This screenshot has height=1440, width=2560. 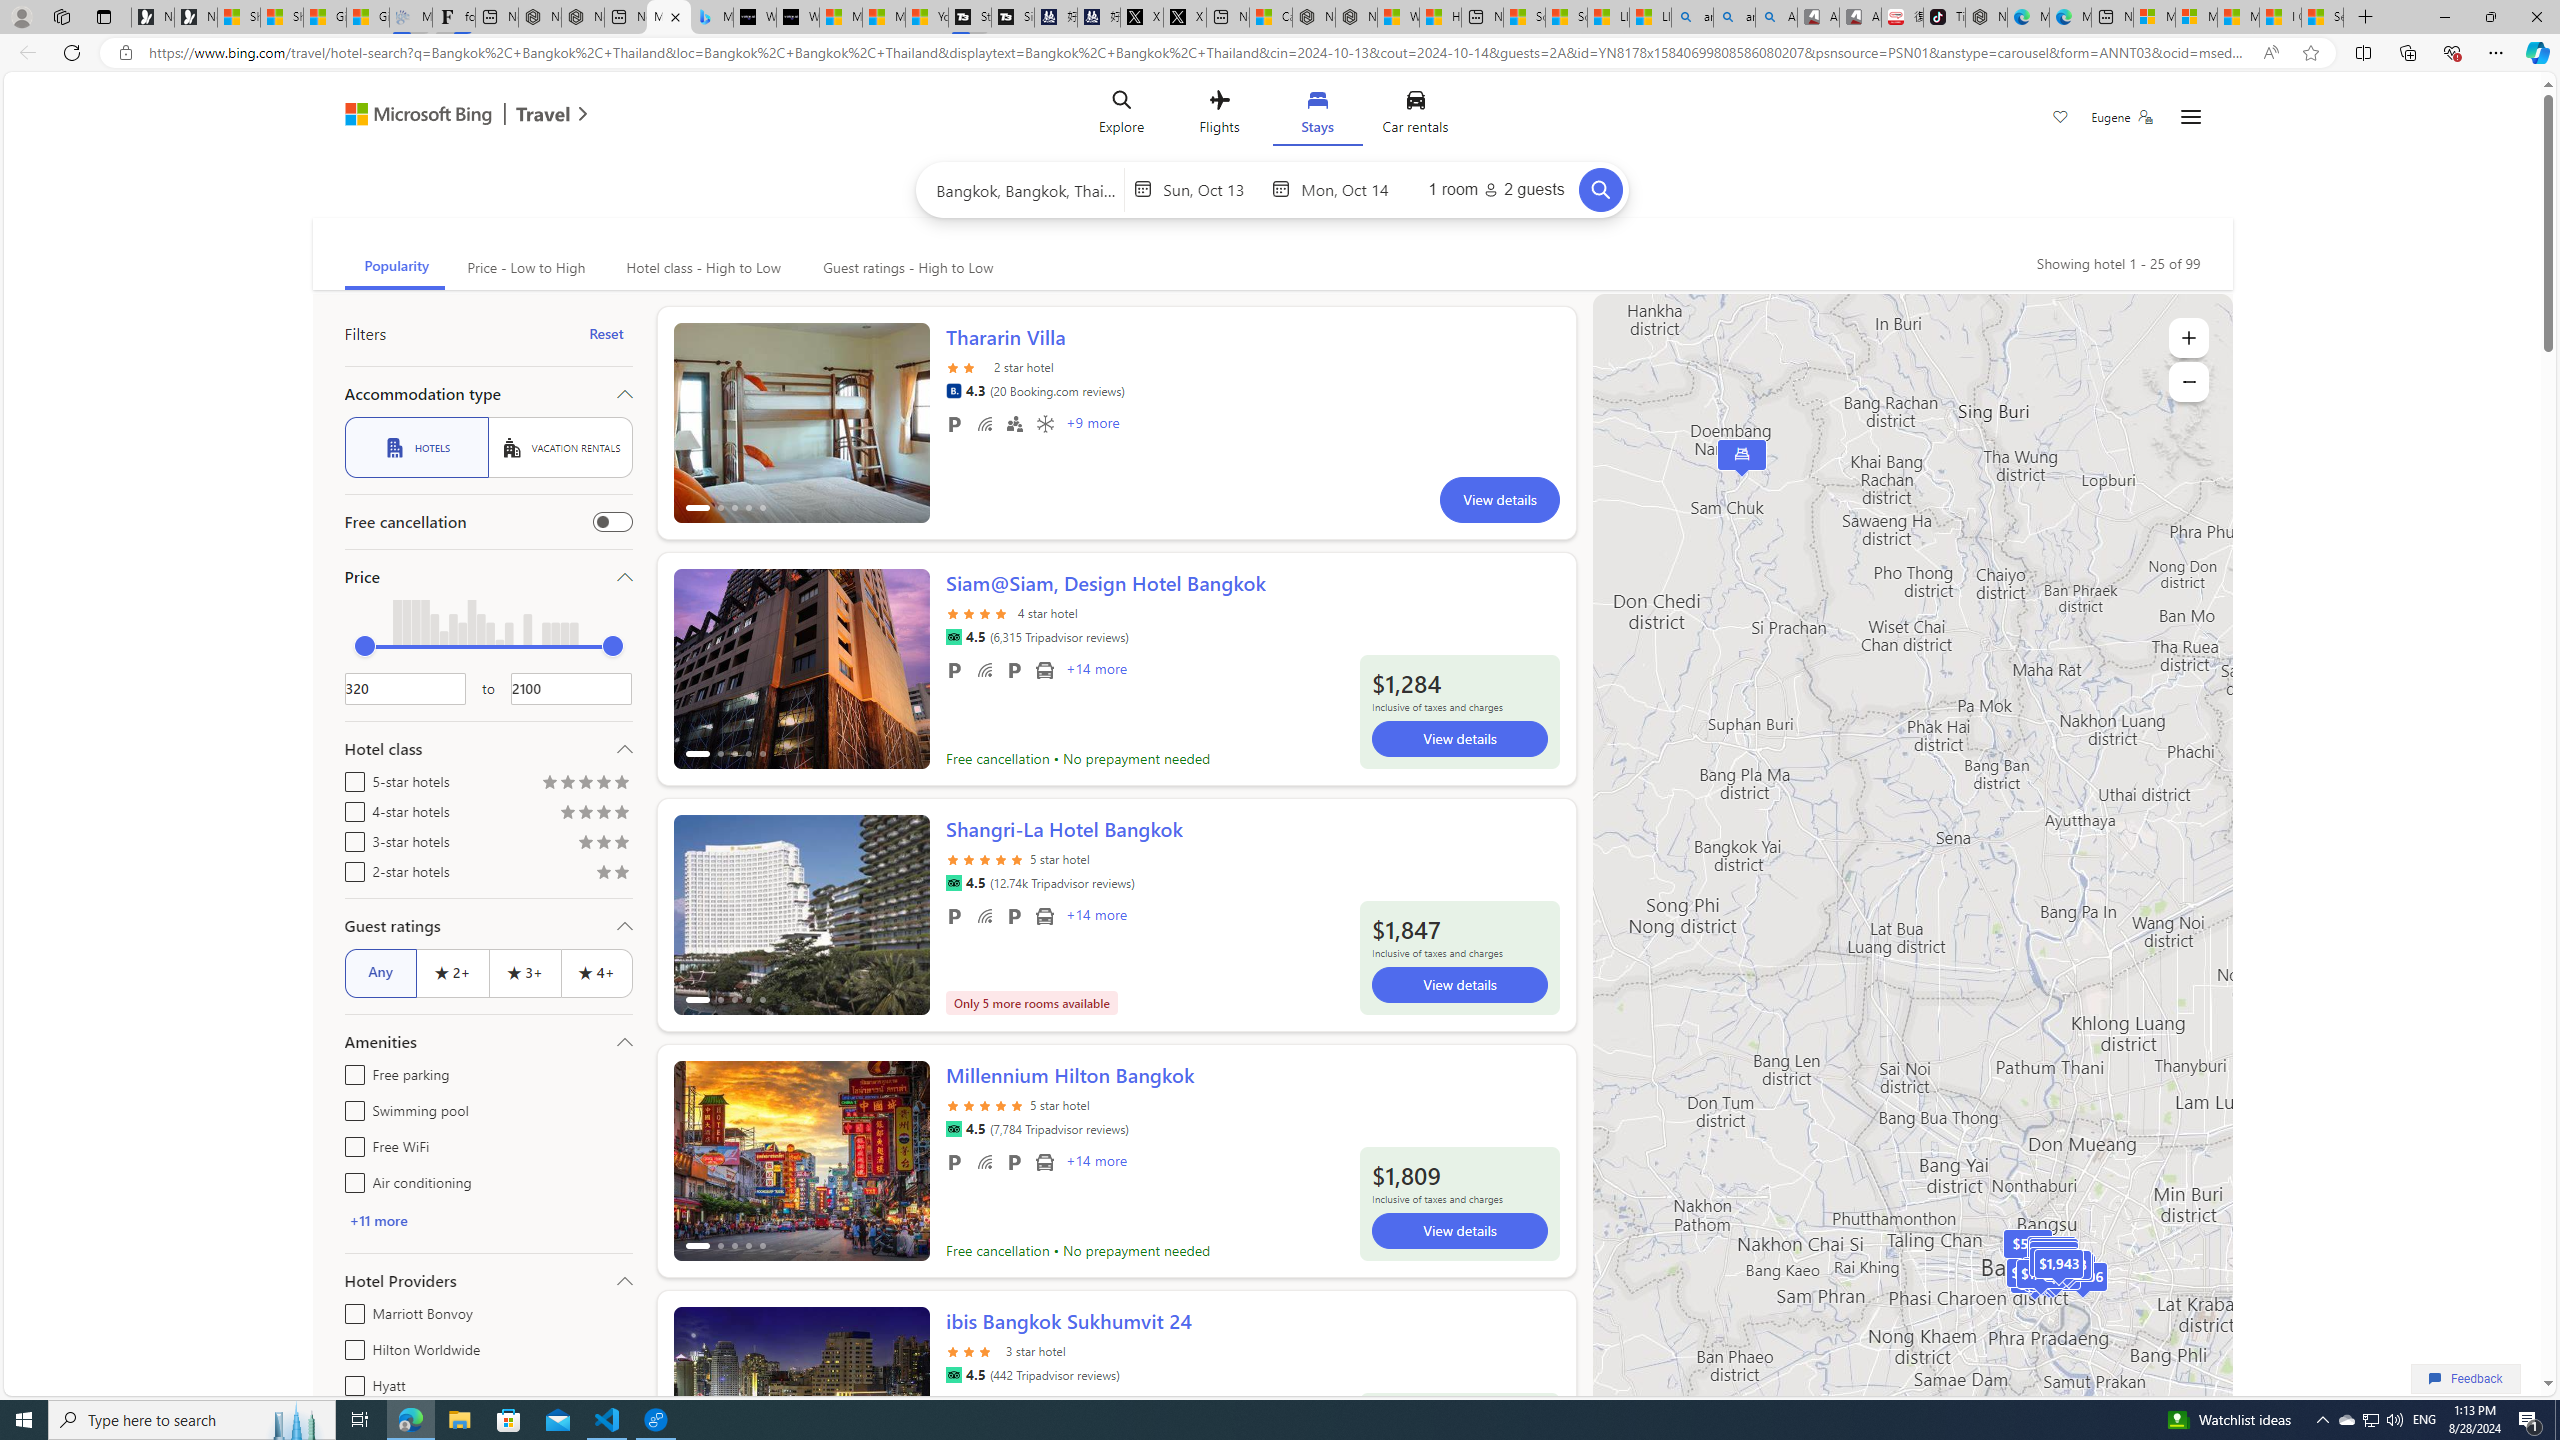 What do you see at coordinates (486, 1221) in the screenshot?
I see `'+11 more'` at bounding box center [486, 1221].